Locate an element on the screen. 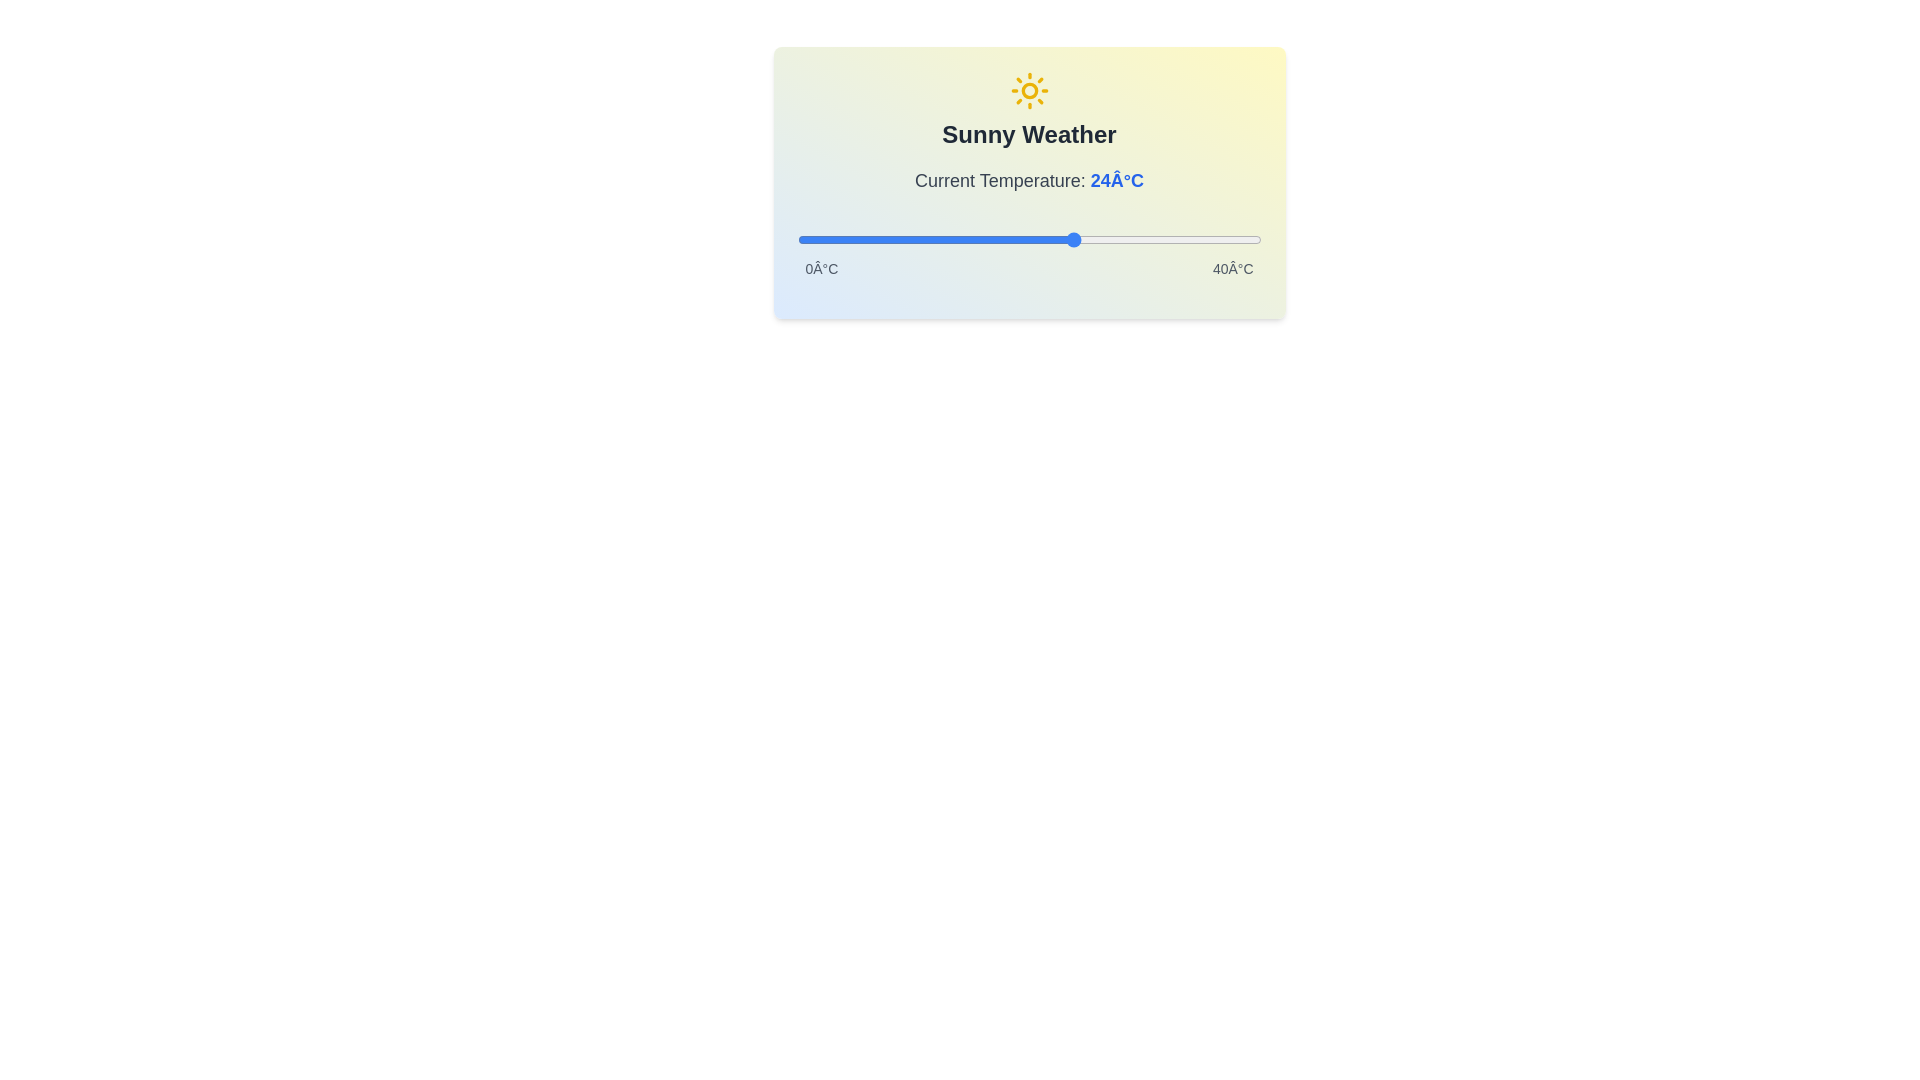  the Text Label displaying 'Sunny Weather', which is centrally located in a card-like component with a light background gradient is located at coordinates (1029, 135).